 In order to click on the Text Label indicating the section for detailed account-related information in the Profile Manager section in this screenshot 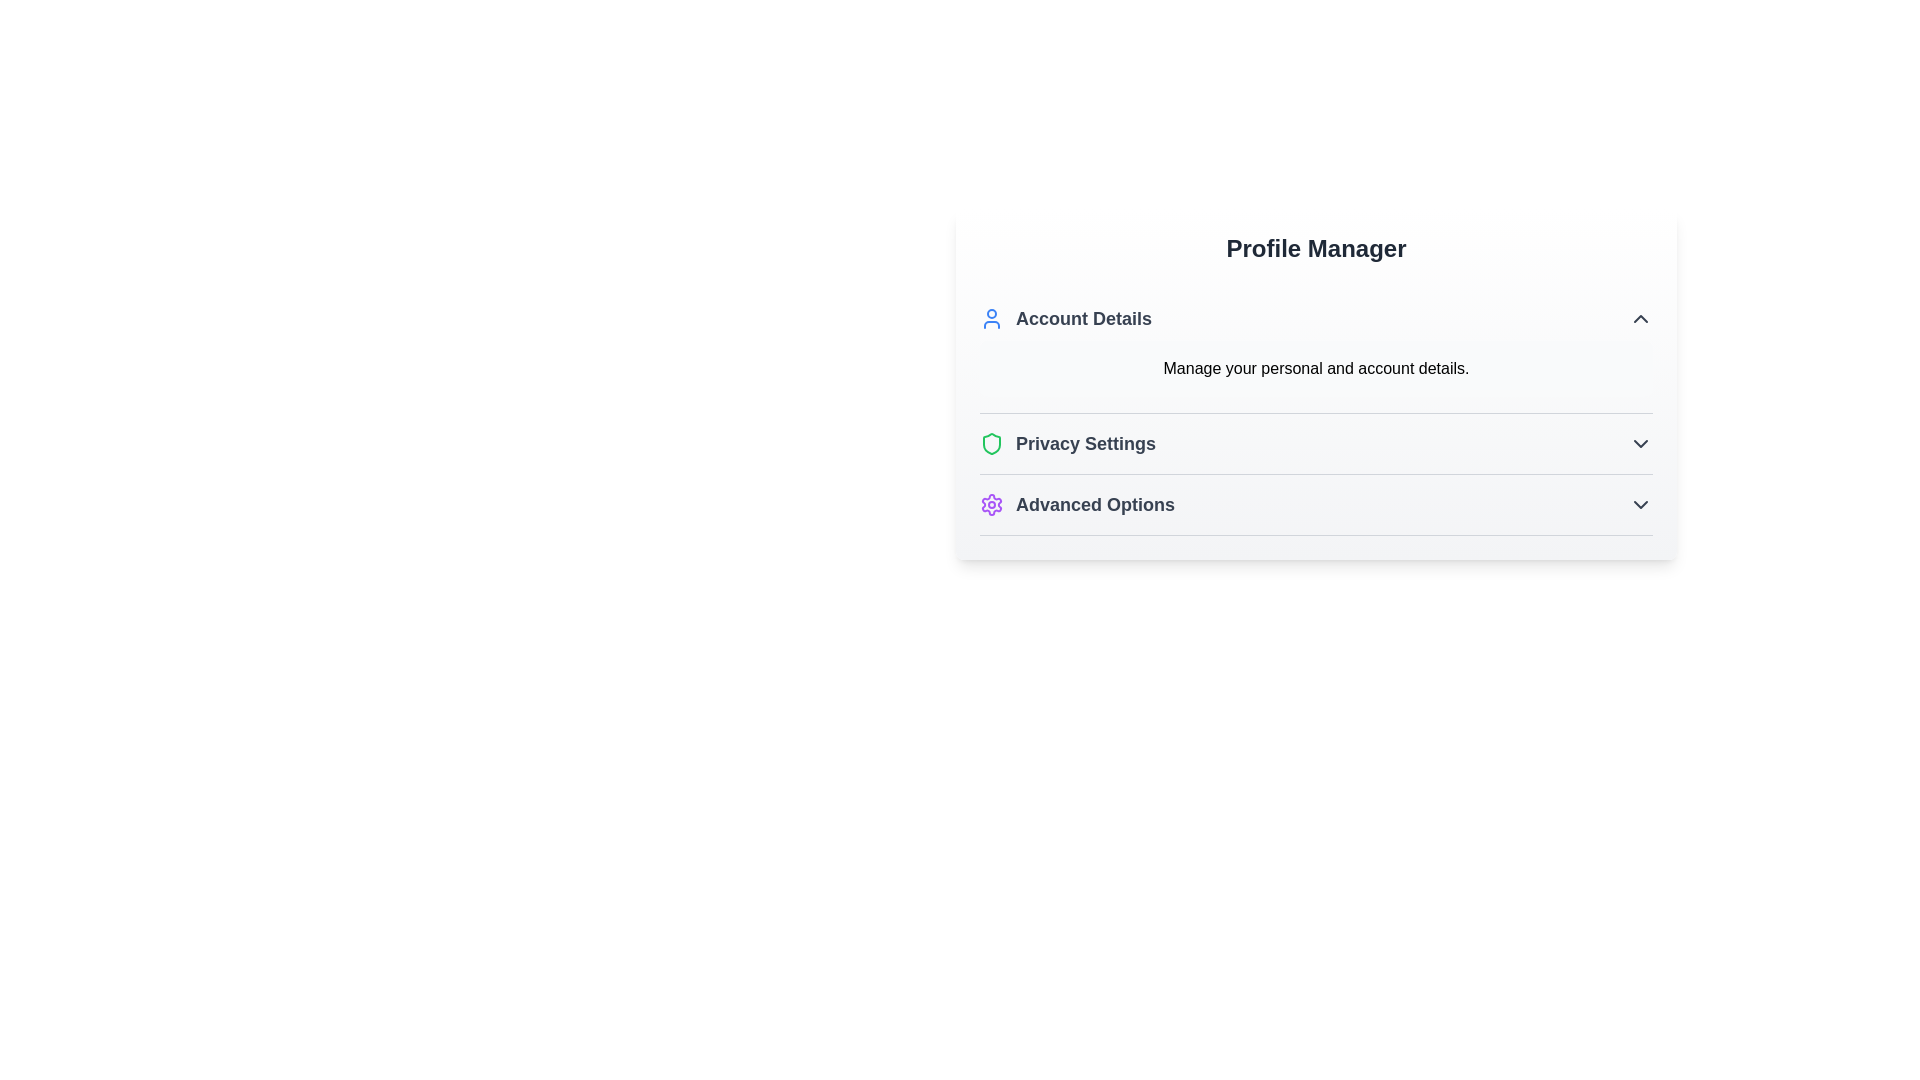, I will do `click(1083, 318)`.